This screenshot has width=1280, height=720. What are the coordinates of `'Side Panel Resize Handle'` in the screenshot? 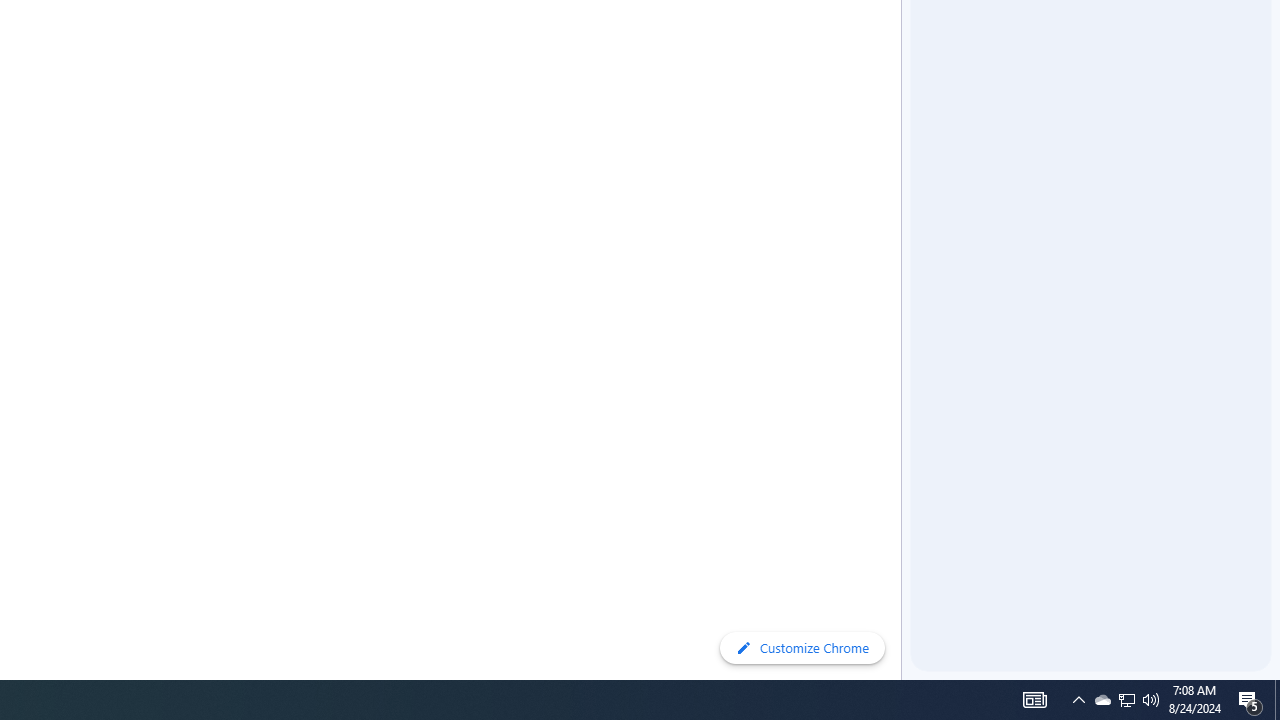 It's located at (904, 39).